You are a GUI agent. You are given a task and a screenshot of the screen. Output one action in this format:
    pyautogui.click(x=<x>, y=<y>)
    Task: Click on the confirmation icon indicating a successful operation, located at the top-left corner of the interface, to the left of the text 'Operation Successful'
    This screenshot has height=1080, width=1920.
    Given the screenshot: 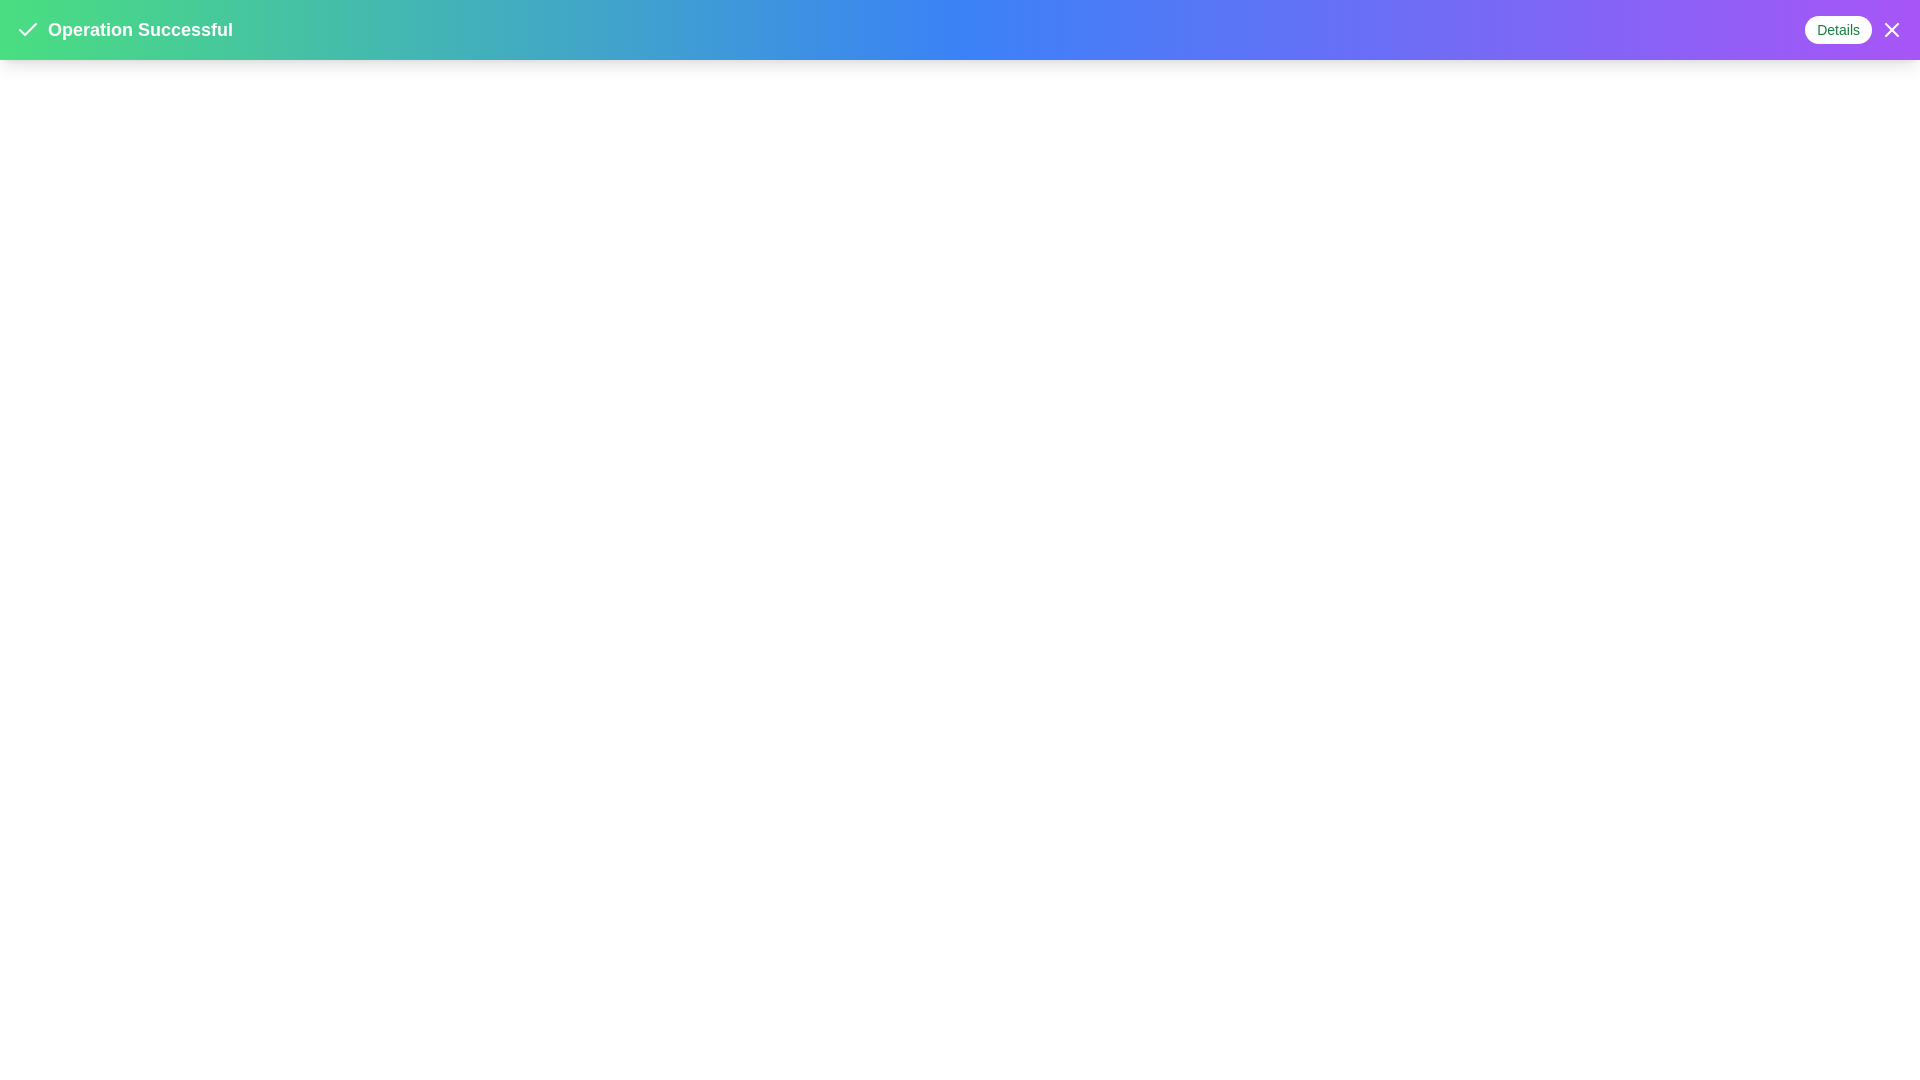 What is the action you would take?
    pyautogui.click(x=28, y=30)
    